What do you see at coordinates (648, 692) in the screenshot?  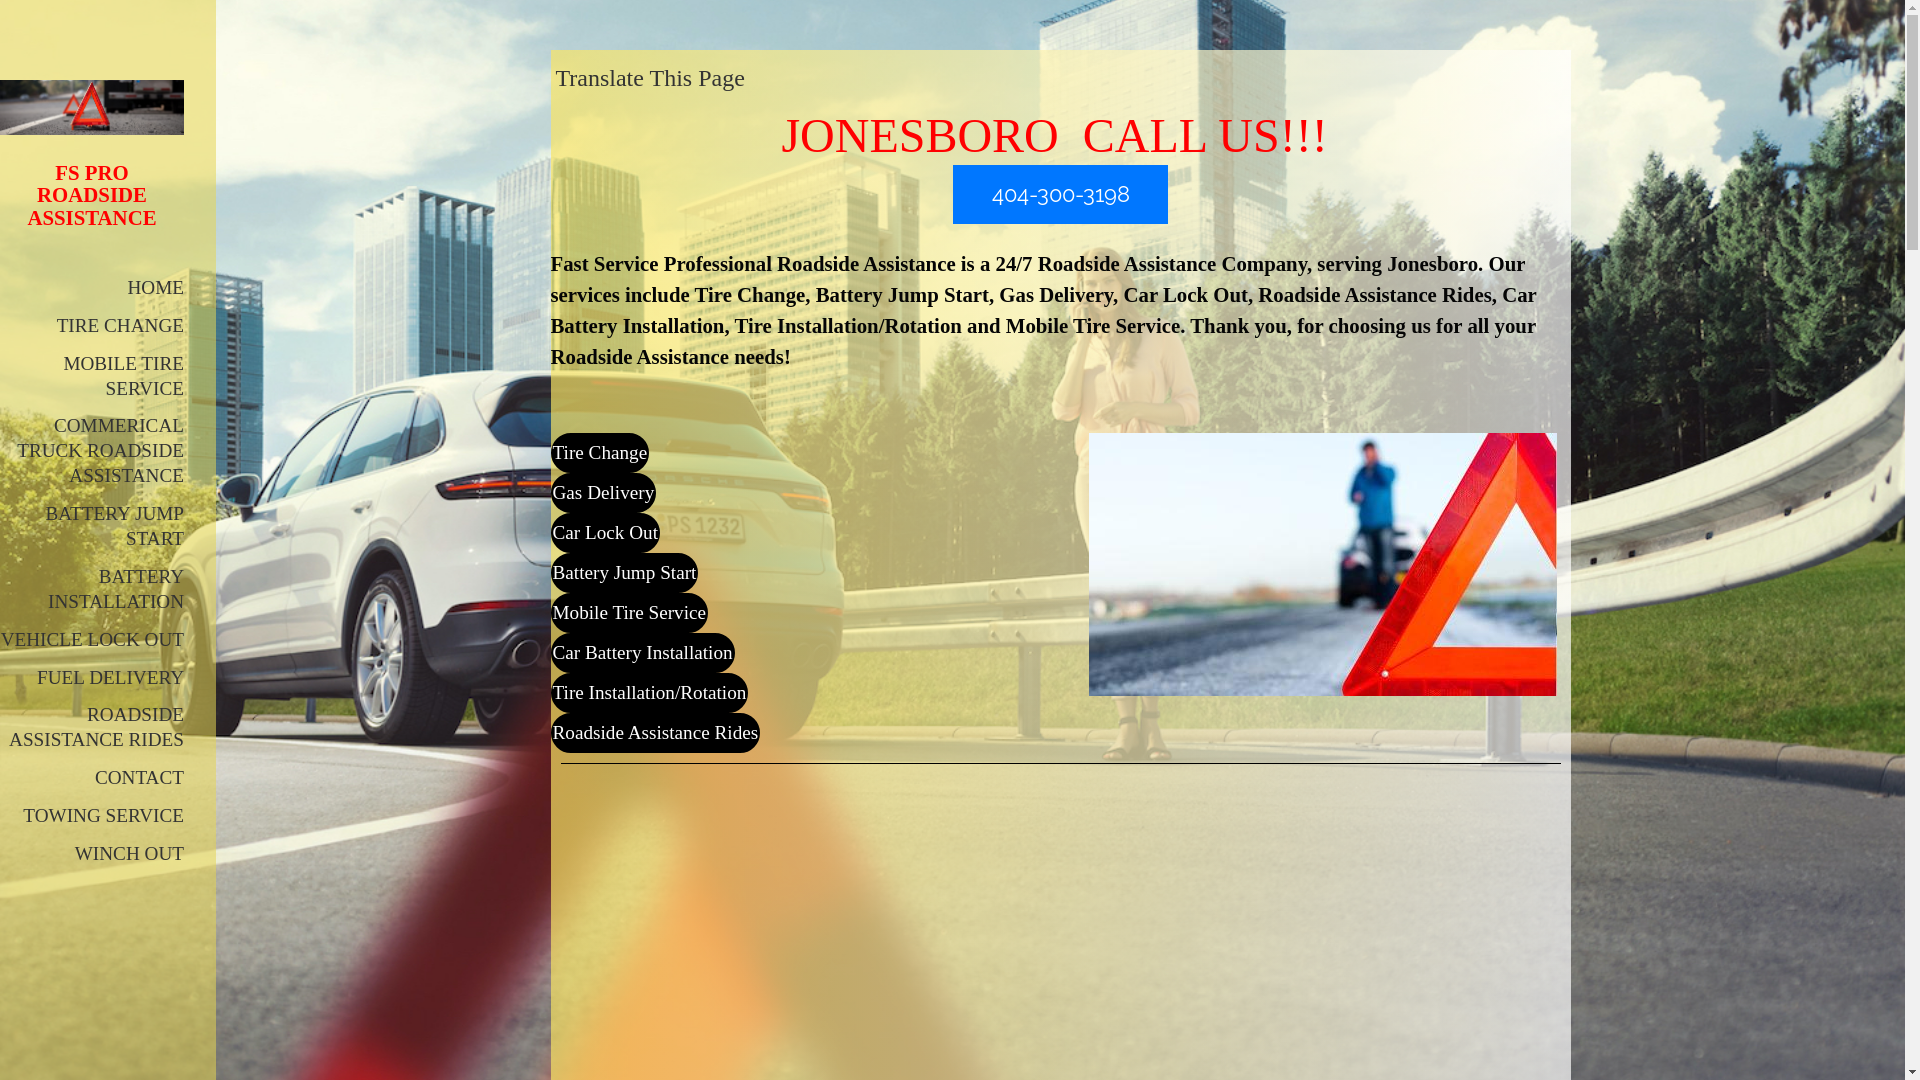 I see `'Tire Installation/Rotation'` at bounding box center [648, 692].